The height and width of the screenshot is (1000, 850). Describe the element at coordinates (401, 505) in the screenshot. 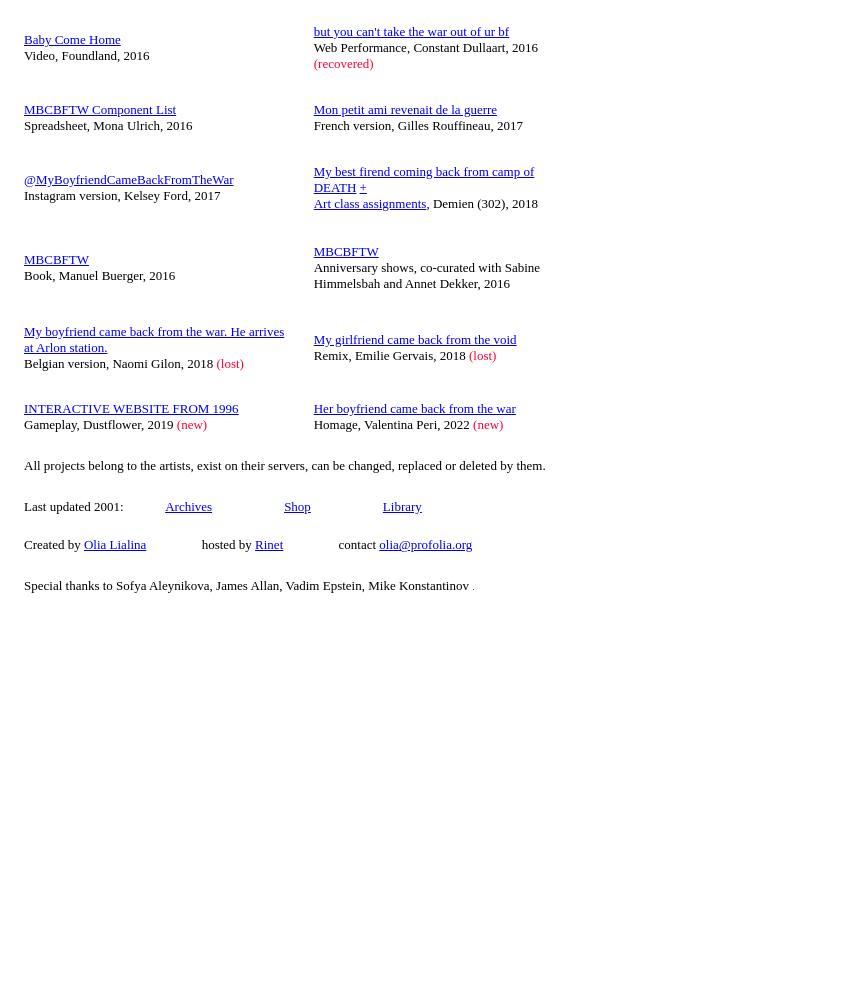

I see `'Library'` at that location.